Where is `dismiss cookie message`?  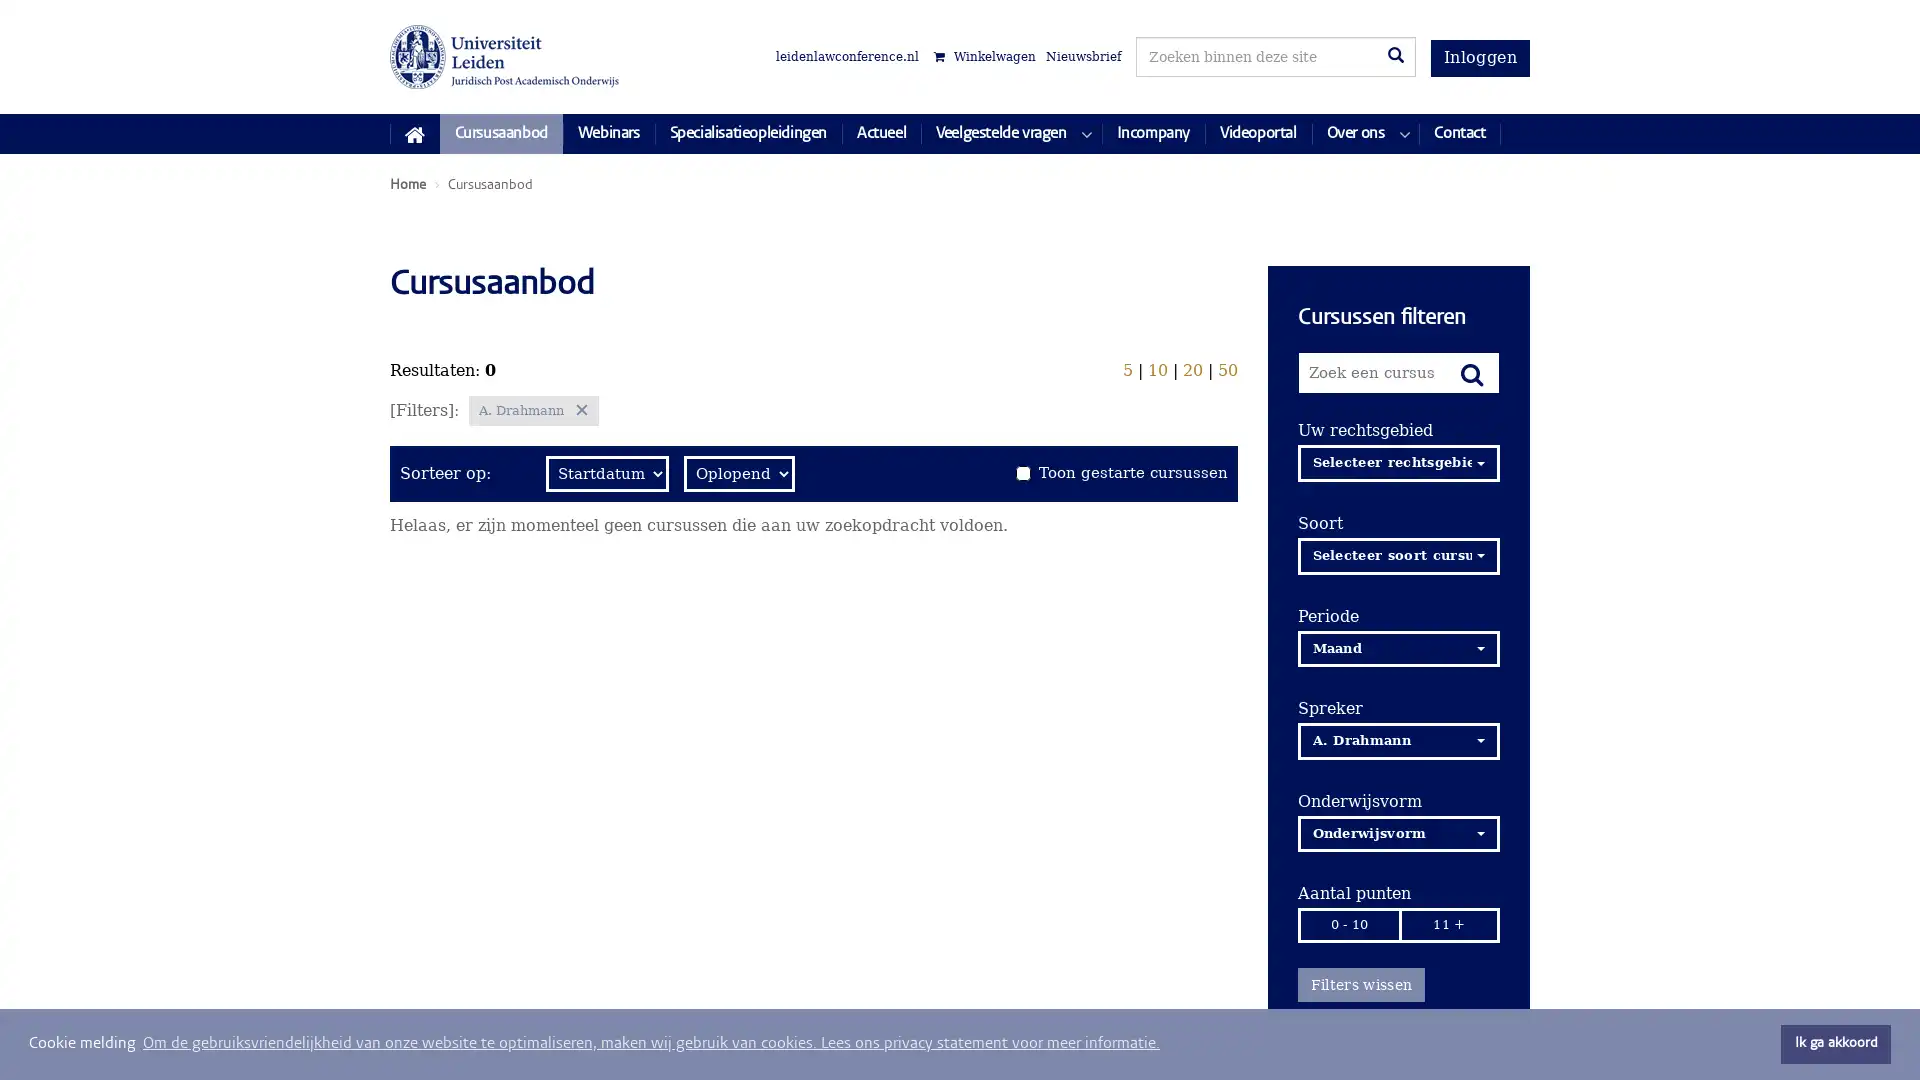 dismiss cookie message is located at coordinates (1836, 1043).